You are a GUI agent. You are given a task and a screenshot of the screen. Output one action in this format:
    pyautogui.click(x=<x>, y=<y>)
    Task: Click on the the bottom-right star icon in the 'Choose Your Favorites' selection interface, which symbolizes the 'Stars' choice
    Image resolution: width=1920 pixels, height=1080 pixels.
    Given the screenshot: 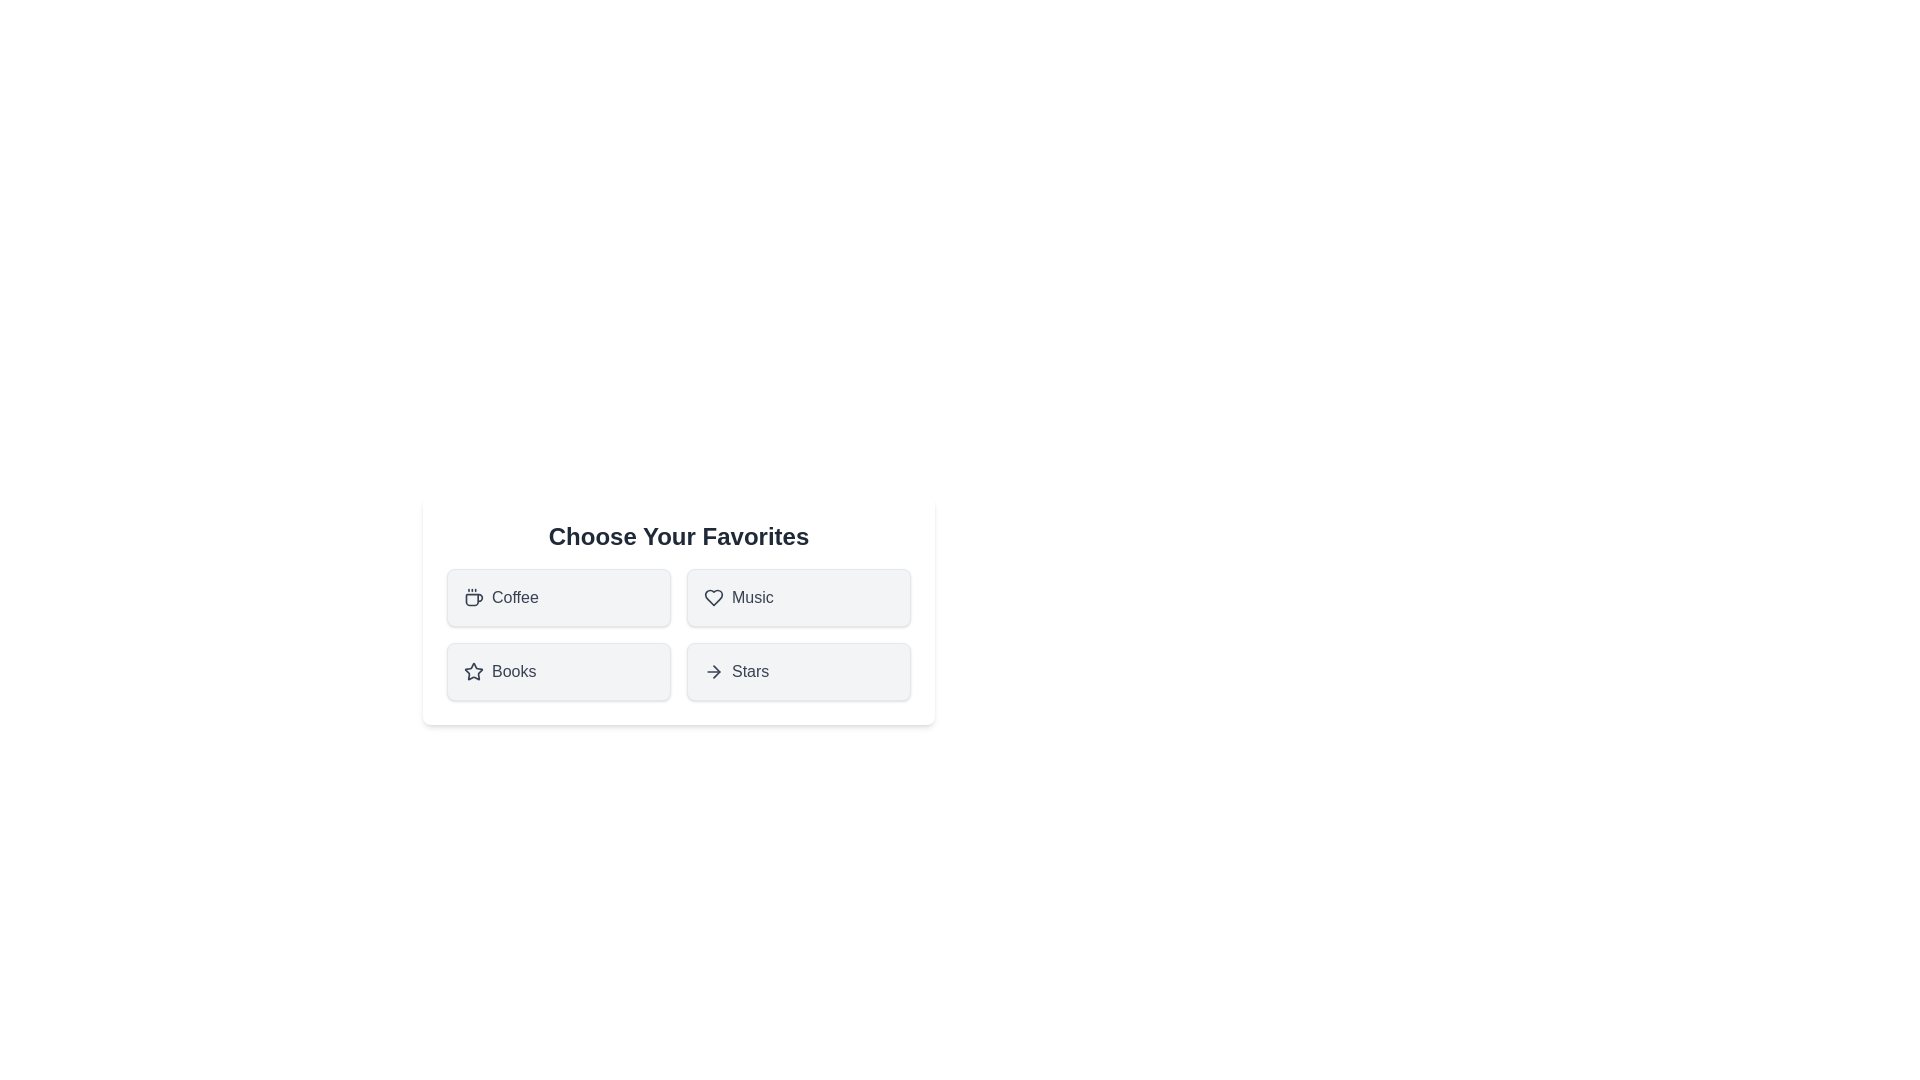 What is the action you would take?
    pyautogui.click(x=473, y=671)
    